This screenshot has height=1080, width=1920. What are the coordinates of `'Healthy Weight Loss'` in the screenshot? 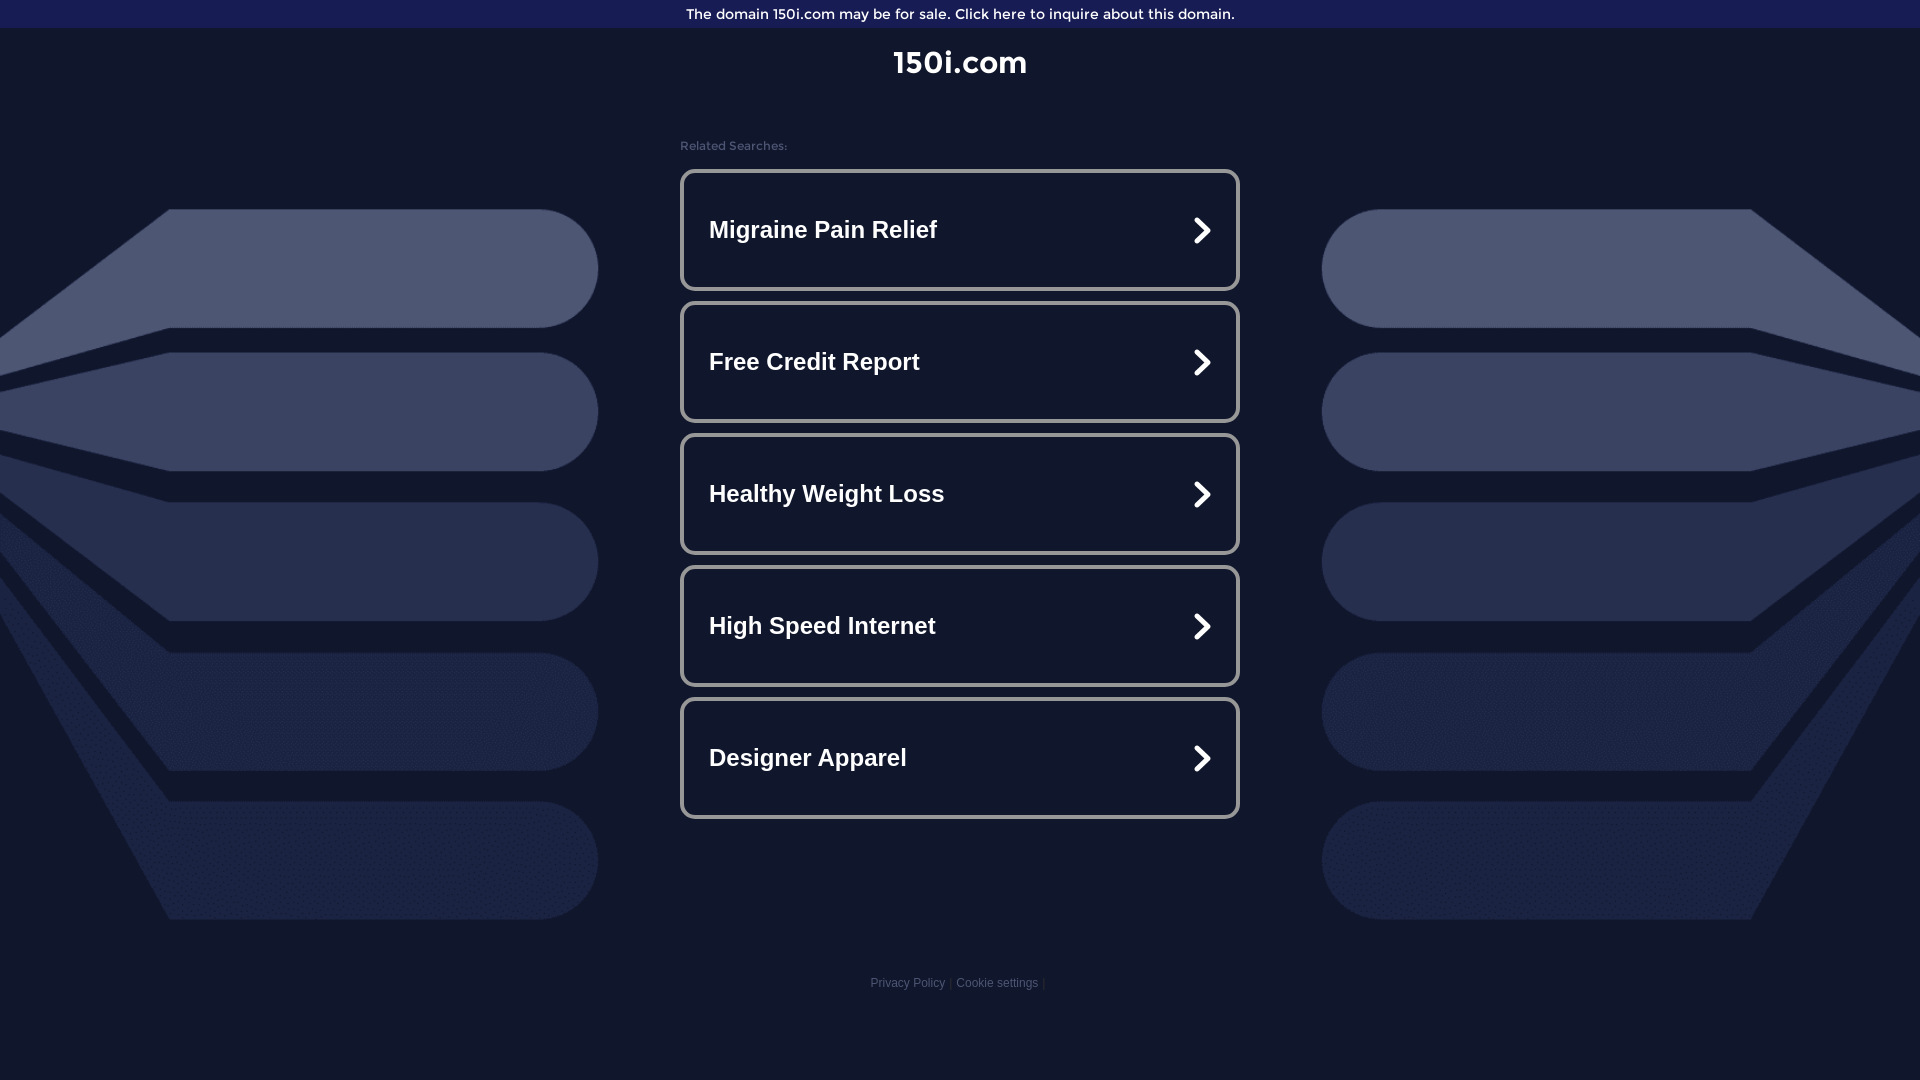 It's located at (960, 493).